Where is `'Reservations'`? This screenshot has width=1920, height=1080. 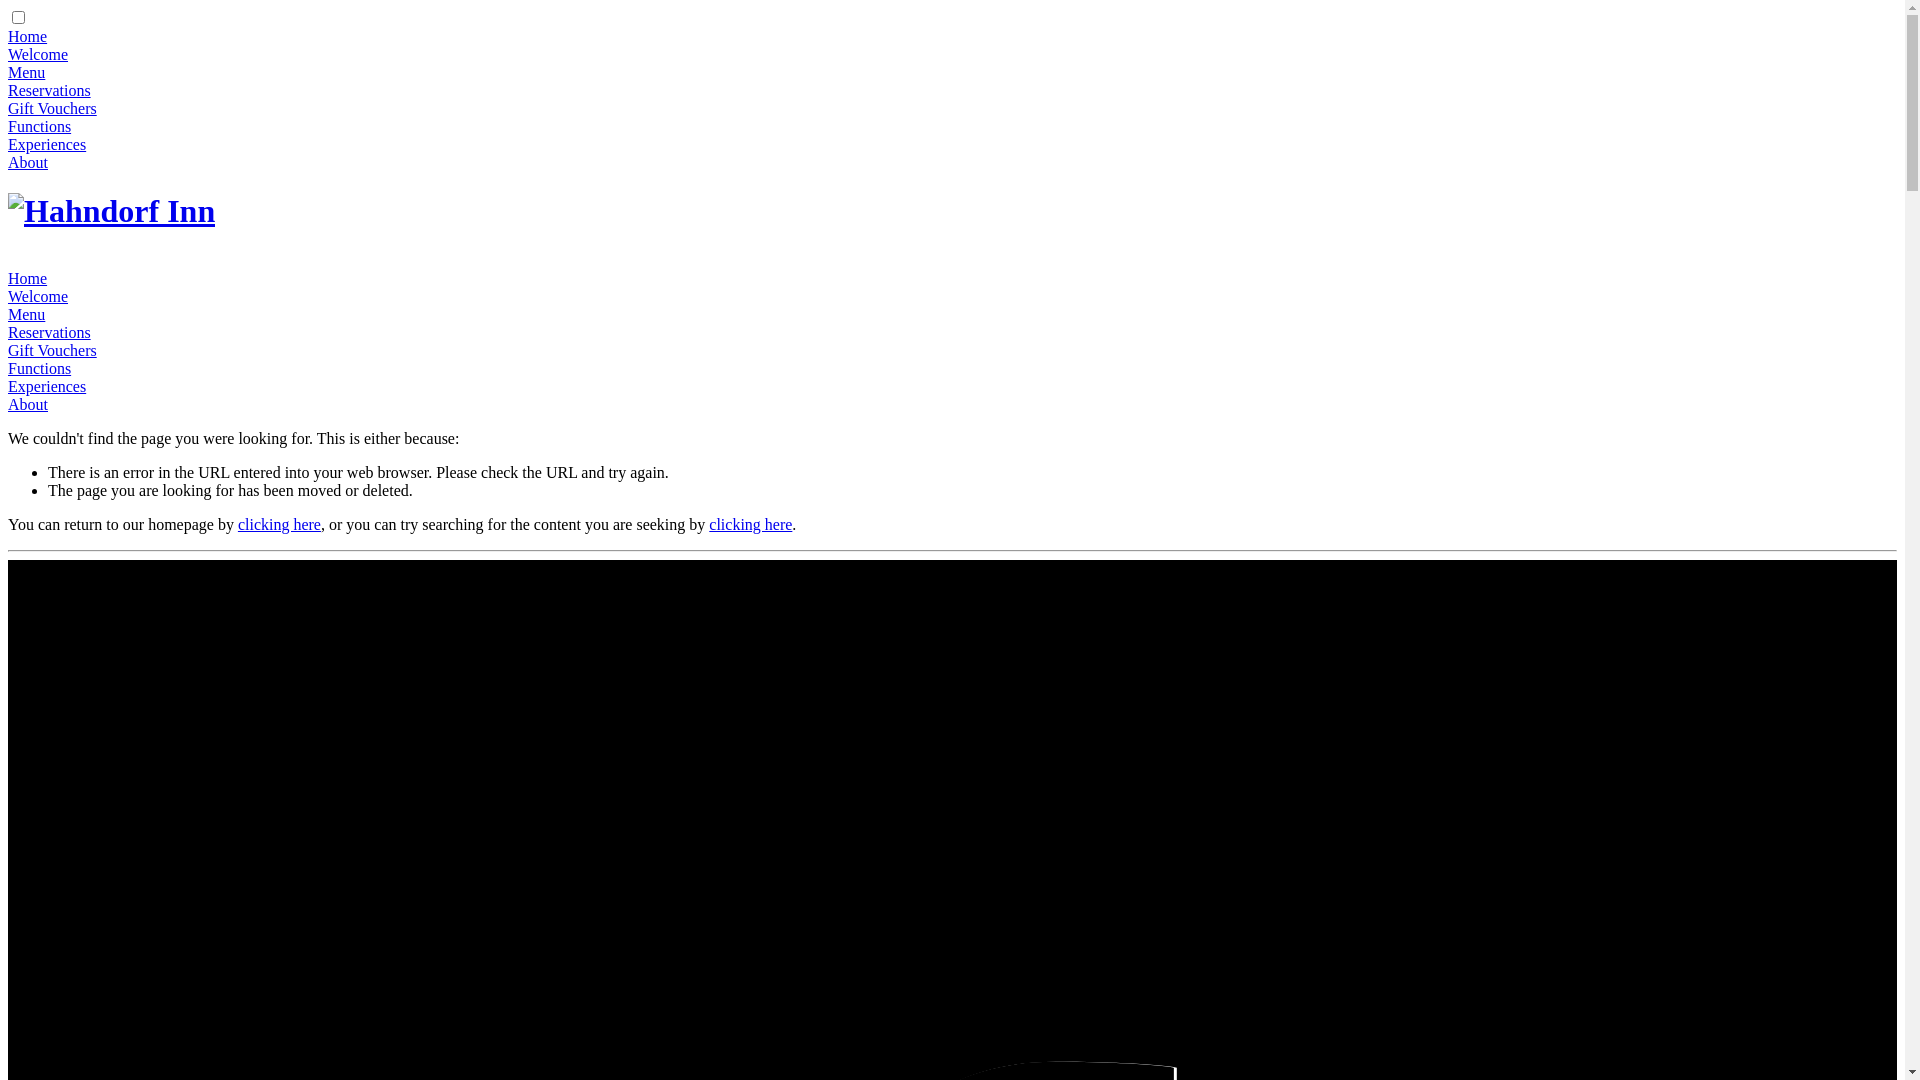
'Reservations' is located at coordinates (49, 331).